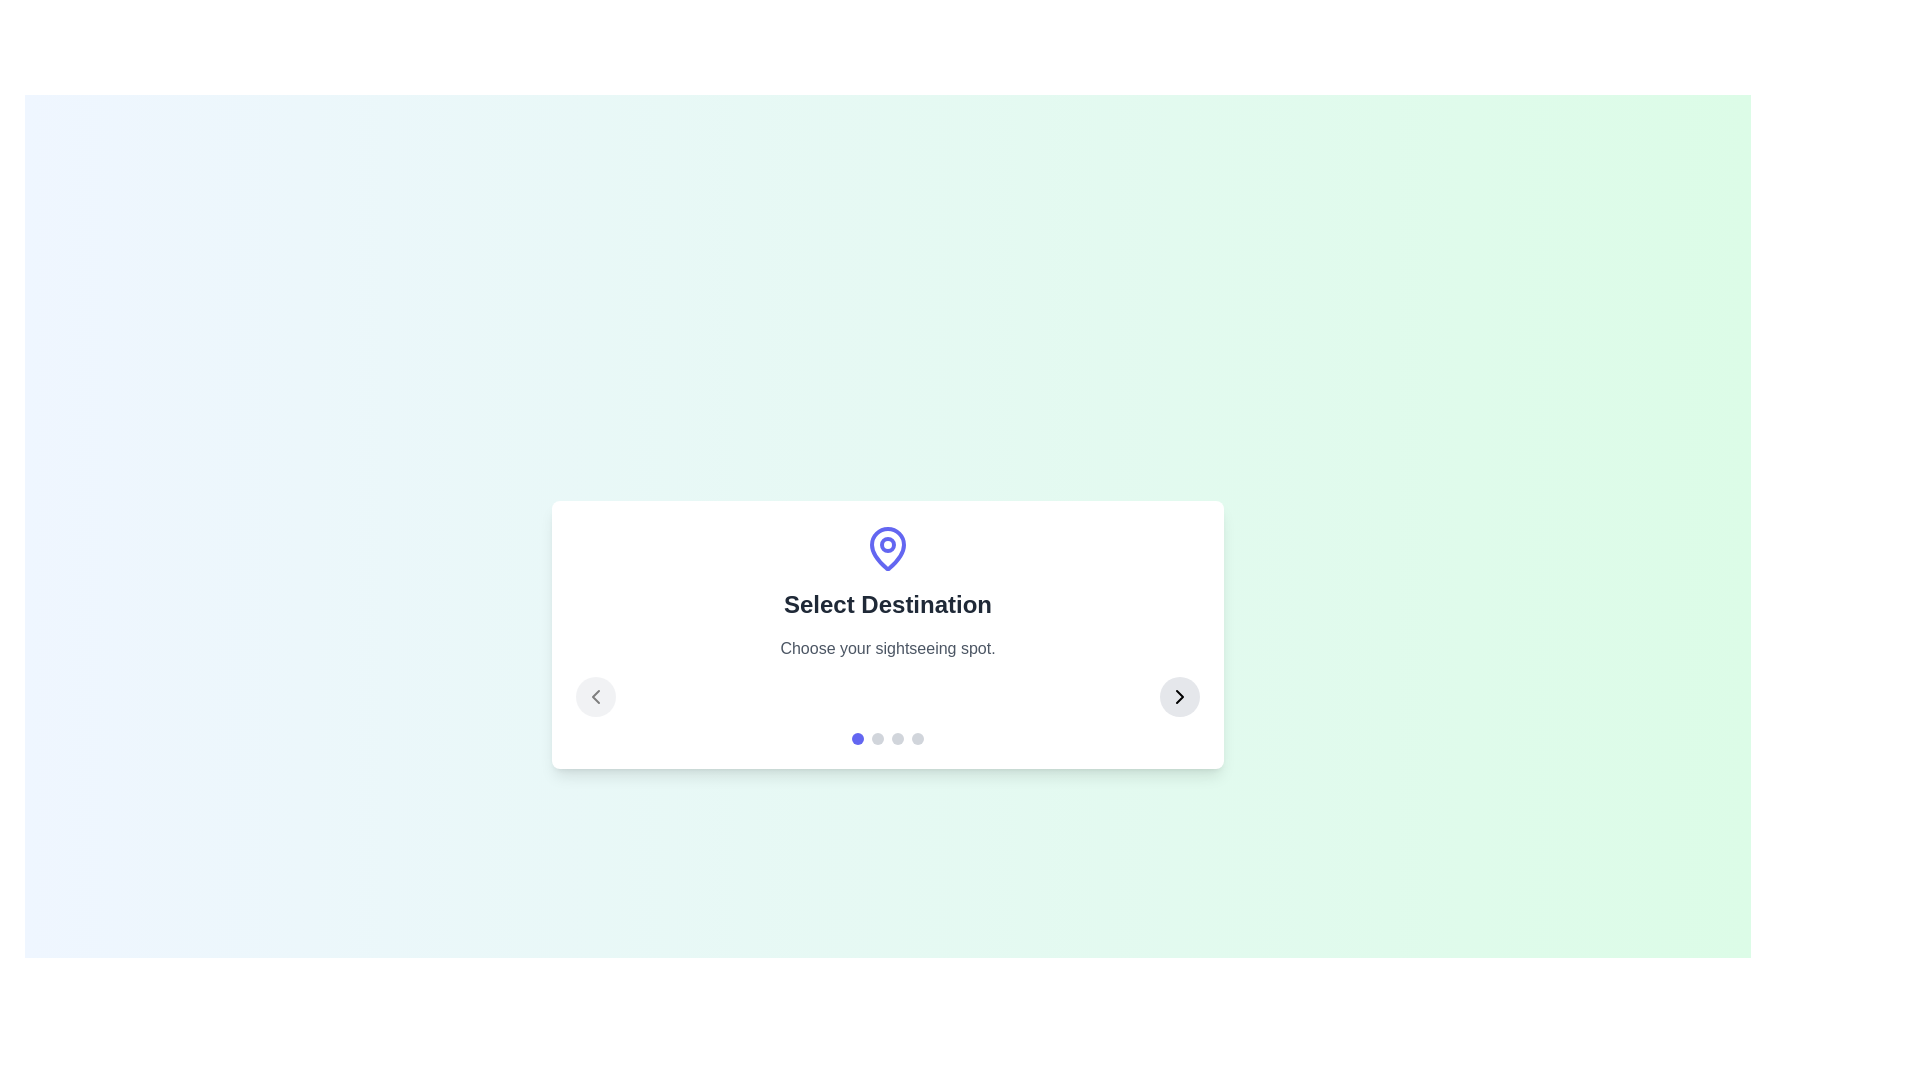 This screenshot has height=1080, width=1920. What do you see at coordinates (594, 696) in the screenshot?
I see `the left arrow button to navigate to the previous step` at bounding box center [594, 696].